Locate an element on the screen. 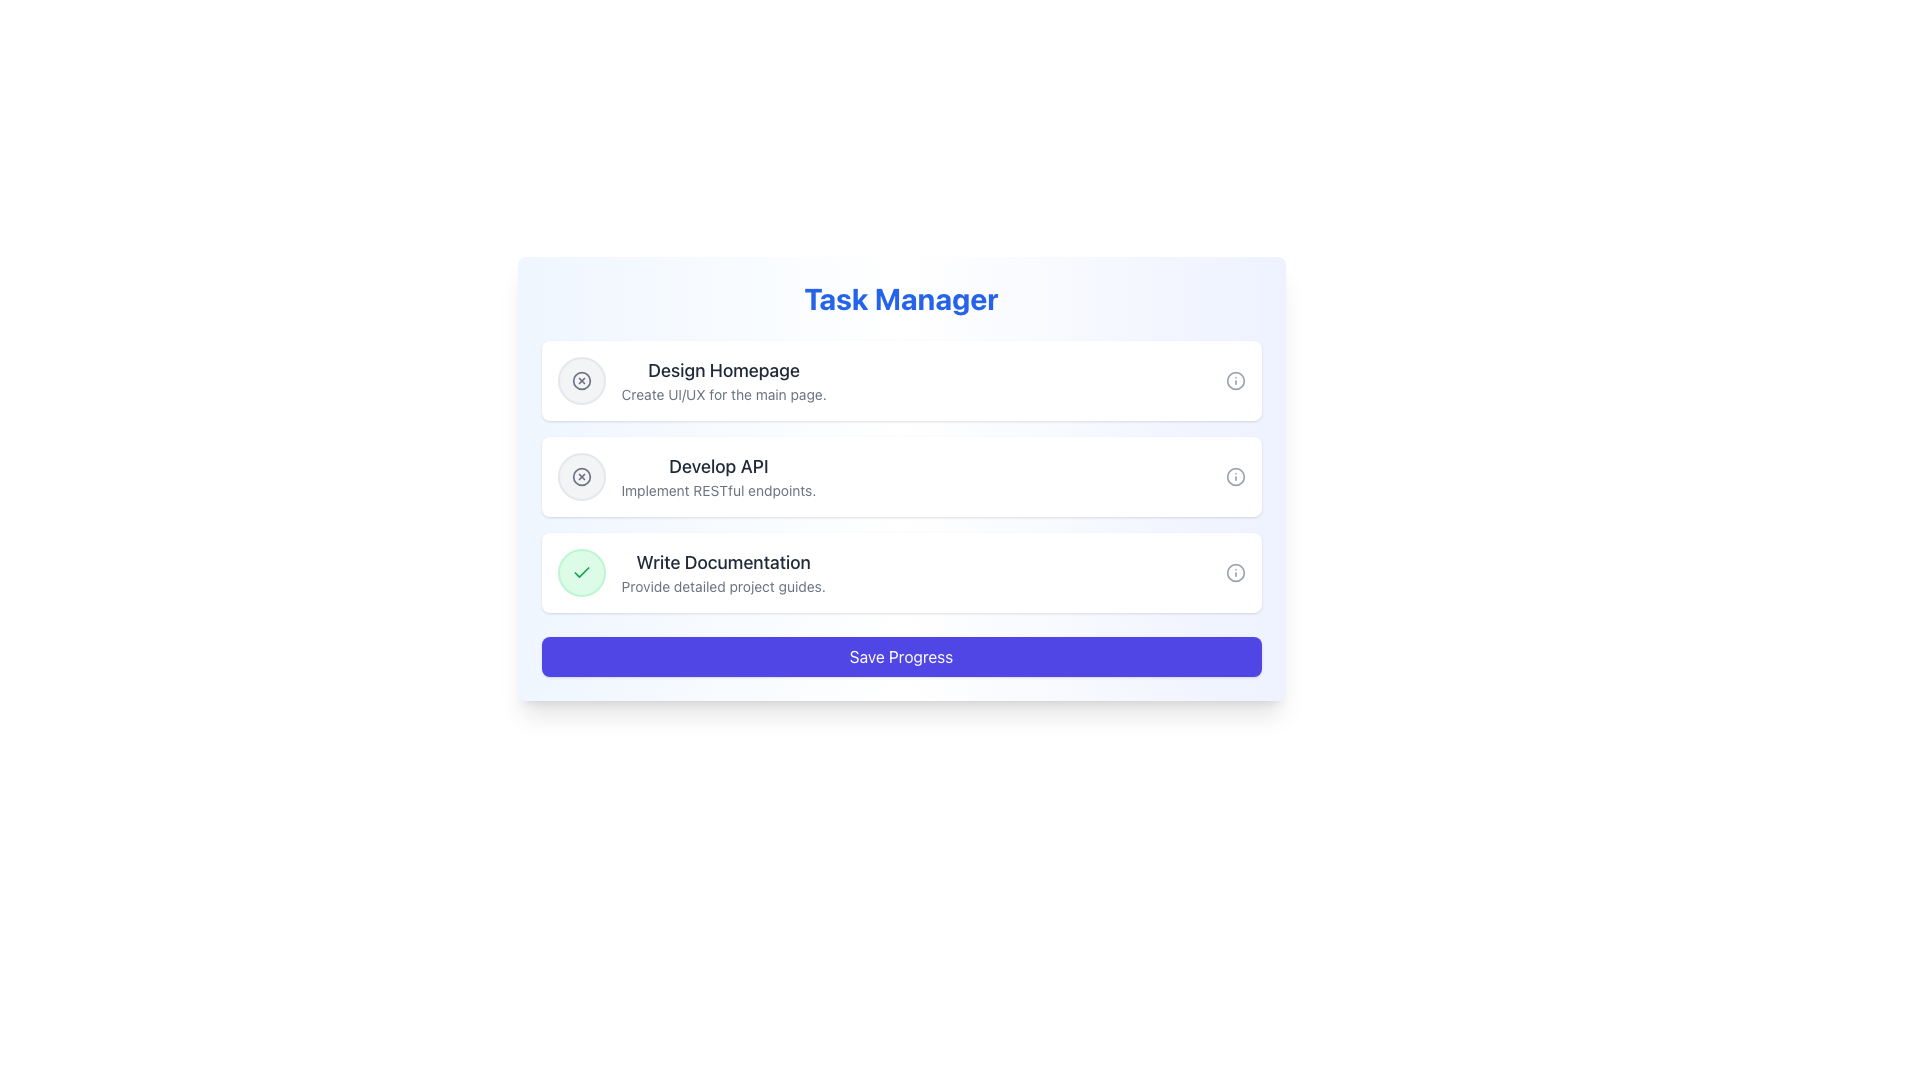  text label displaying 'Create UI/UX for the main page.' which is located below the title 'Design Homepage.' is located at coordinates (723, 394).